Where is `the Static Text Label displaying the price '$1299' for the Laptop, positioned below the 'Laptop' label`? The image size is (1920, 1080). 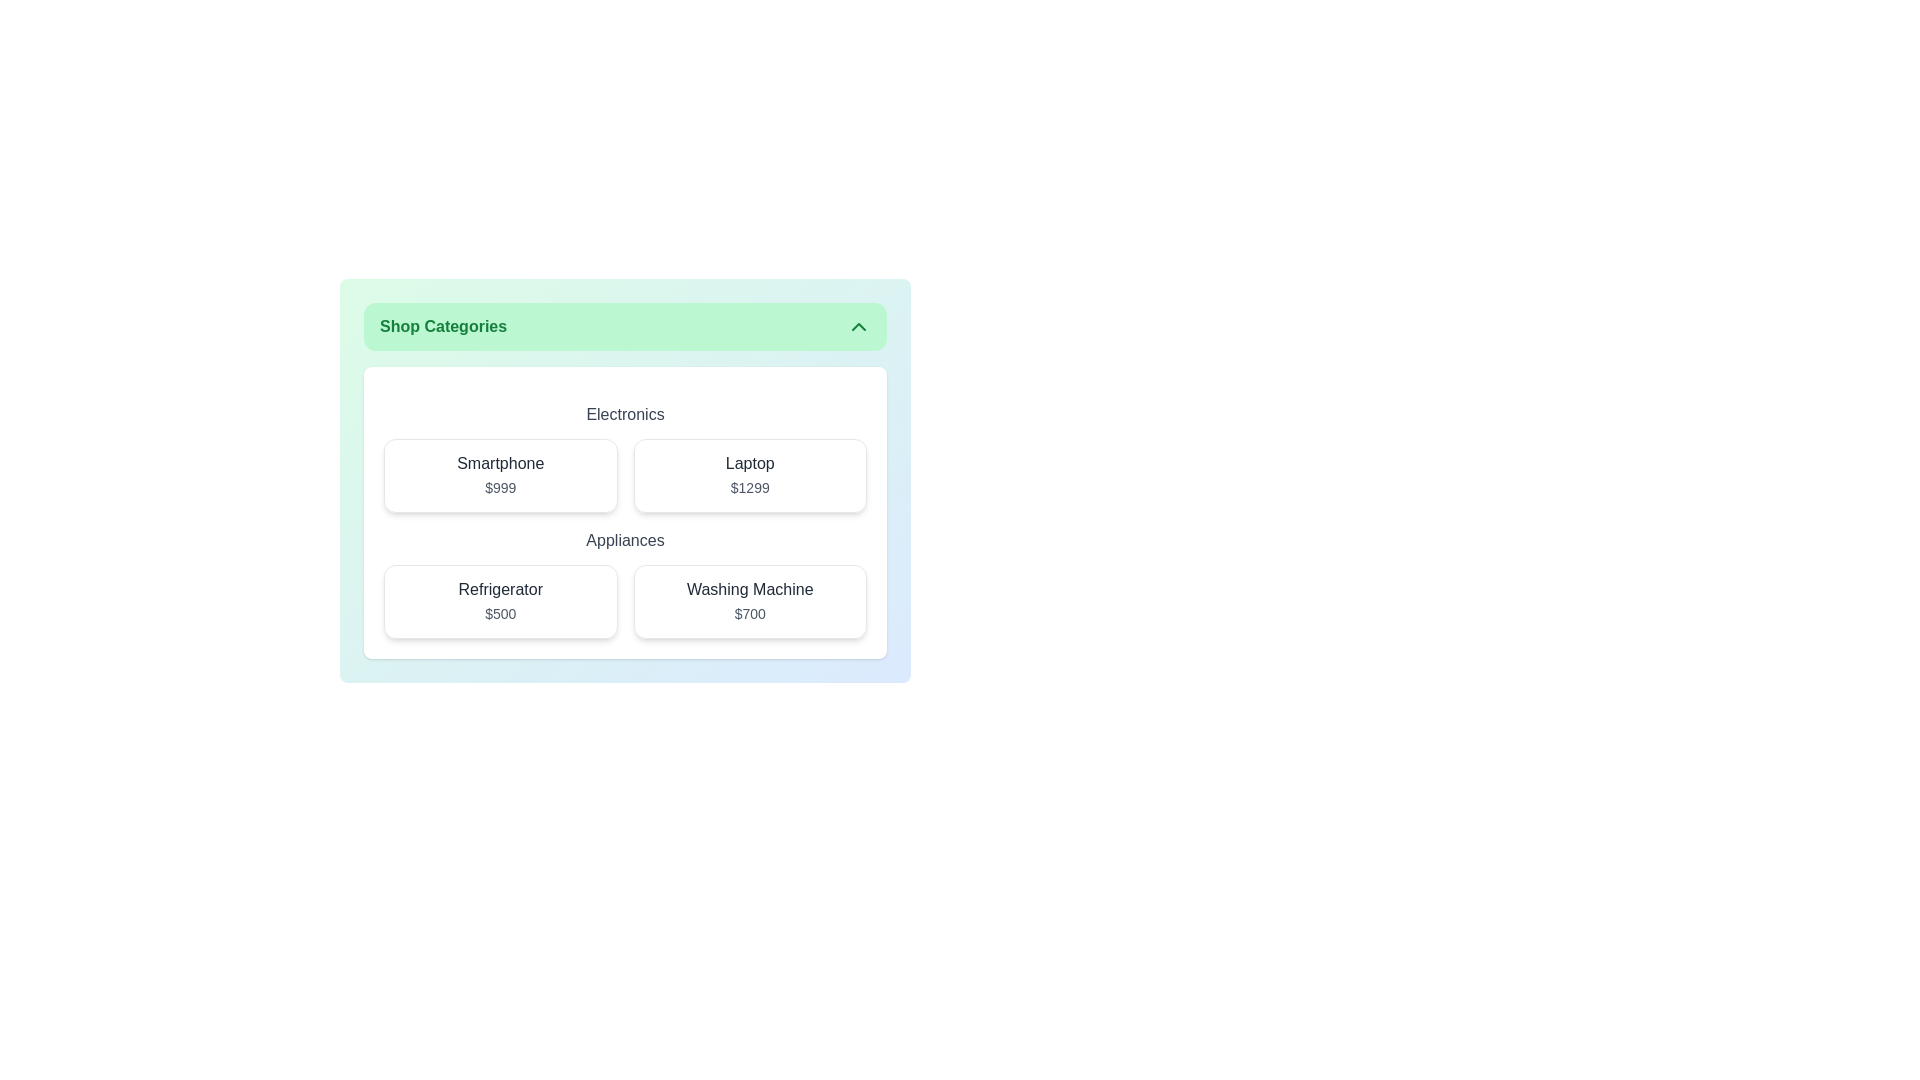
the Static Text Label displaying the price '$1299' for the Laptop, positioned below the 'Laptop' label is located at coordinates (749, 488).